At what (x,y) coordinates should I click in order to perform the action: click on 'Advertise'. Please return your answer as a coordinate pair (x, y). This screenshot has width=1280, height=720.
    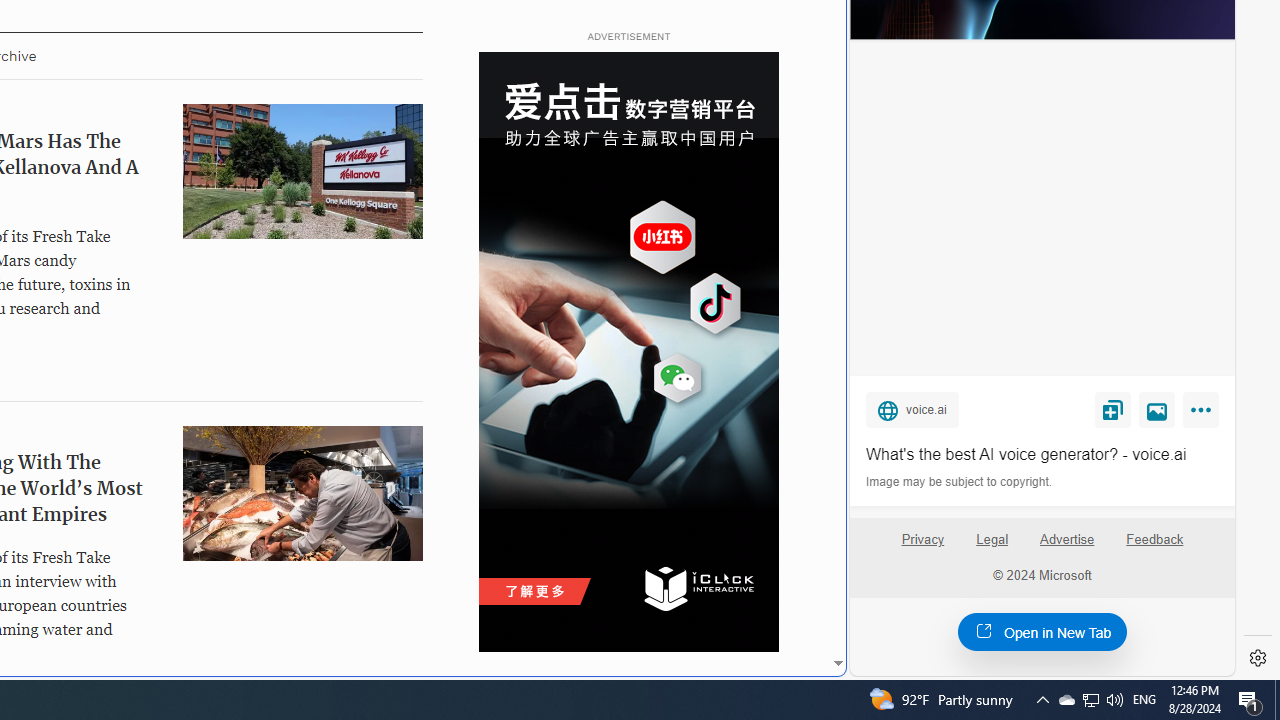
    Looking at the image, I should click on (1065, 538).